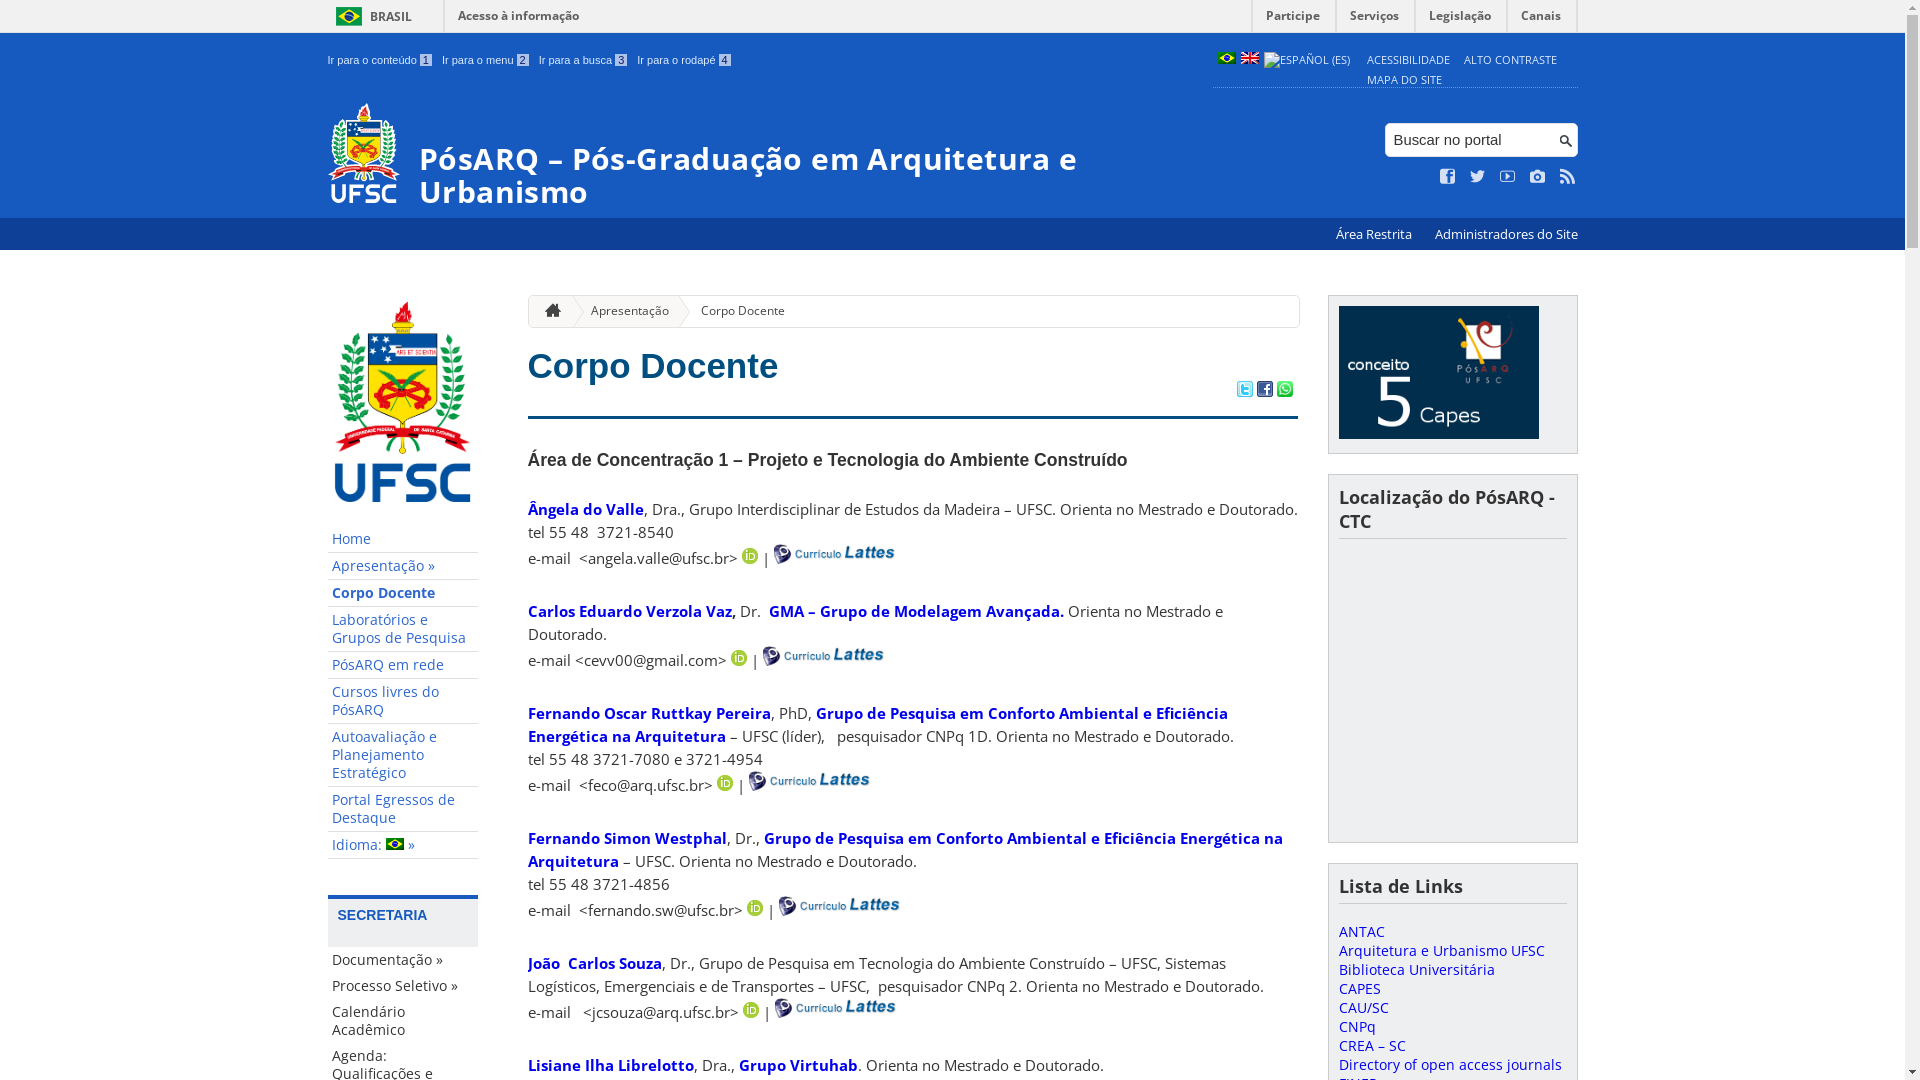 This screenshot has width=1920, height=1080. Describe the element at coordinates (1366, 78) in the screenshot. I see `'MAPA DO SITE'` at that location.